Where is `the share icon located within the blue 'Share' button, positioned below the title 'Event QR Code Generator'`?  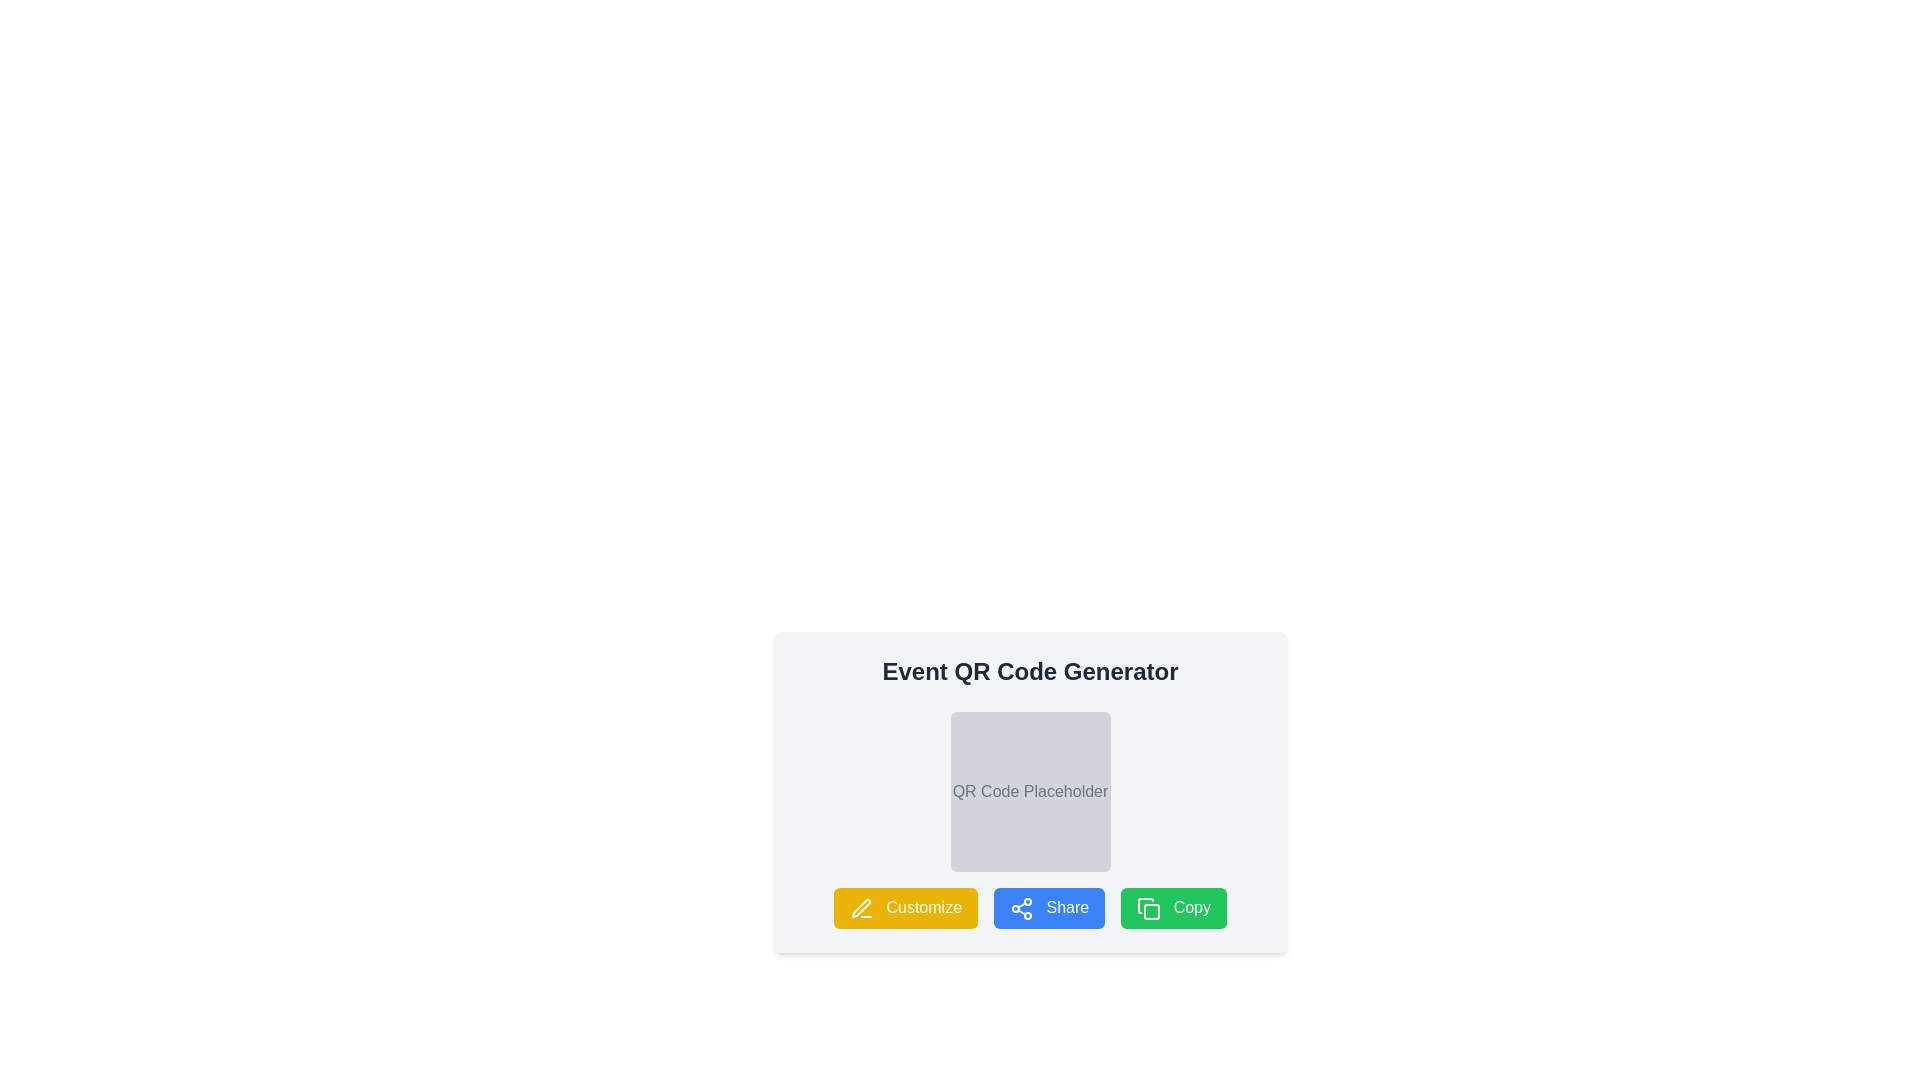
the share icon located within the blue 'Share' button, positioned below the title 'Event QR Code Generator' is located at coordinates (1022, 908).